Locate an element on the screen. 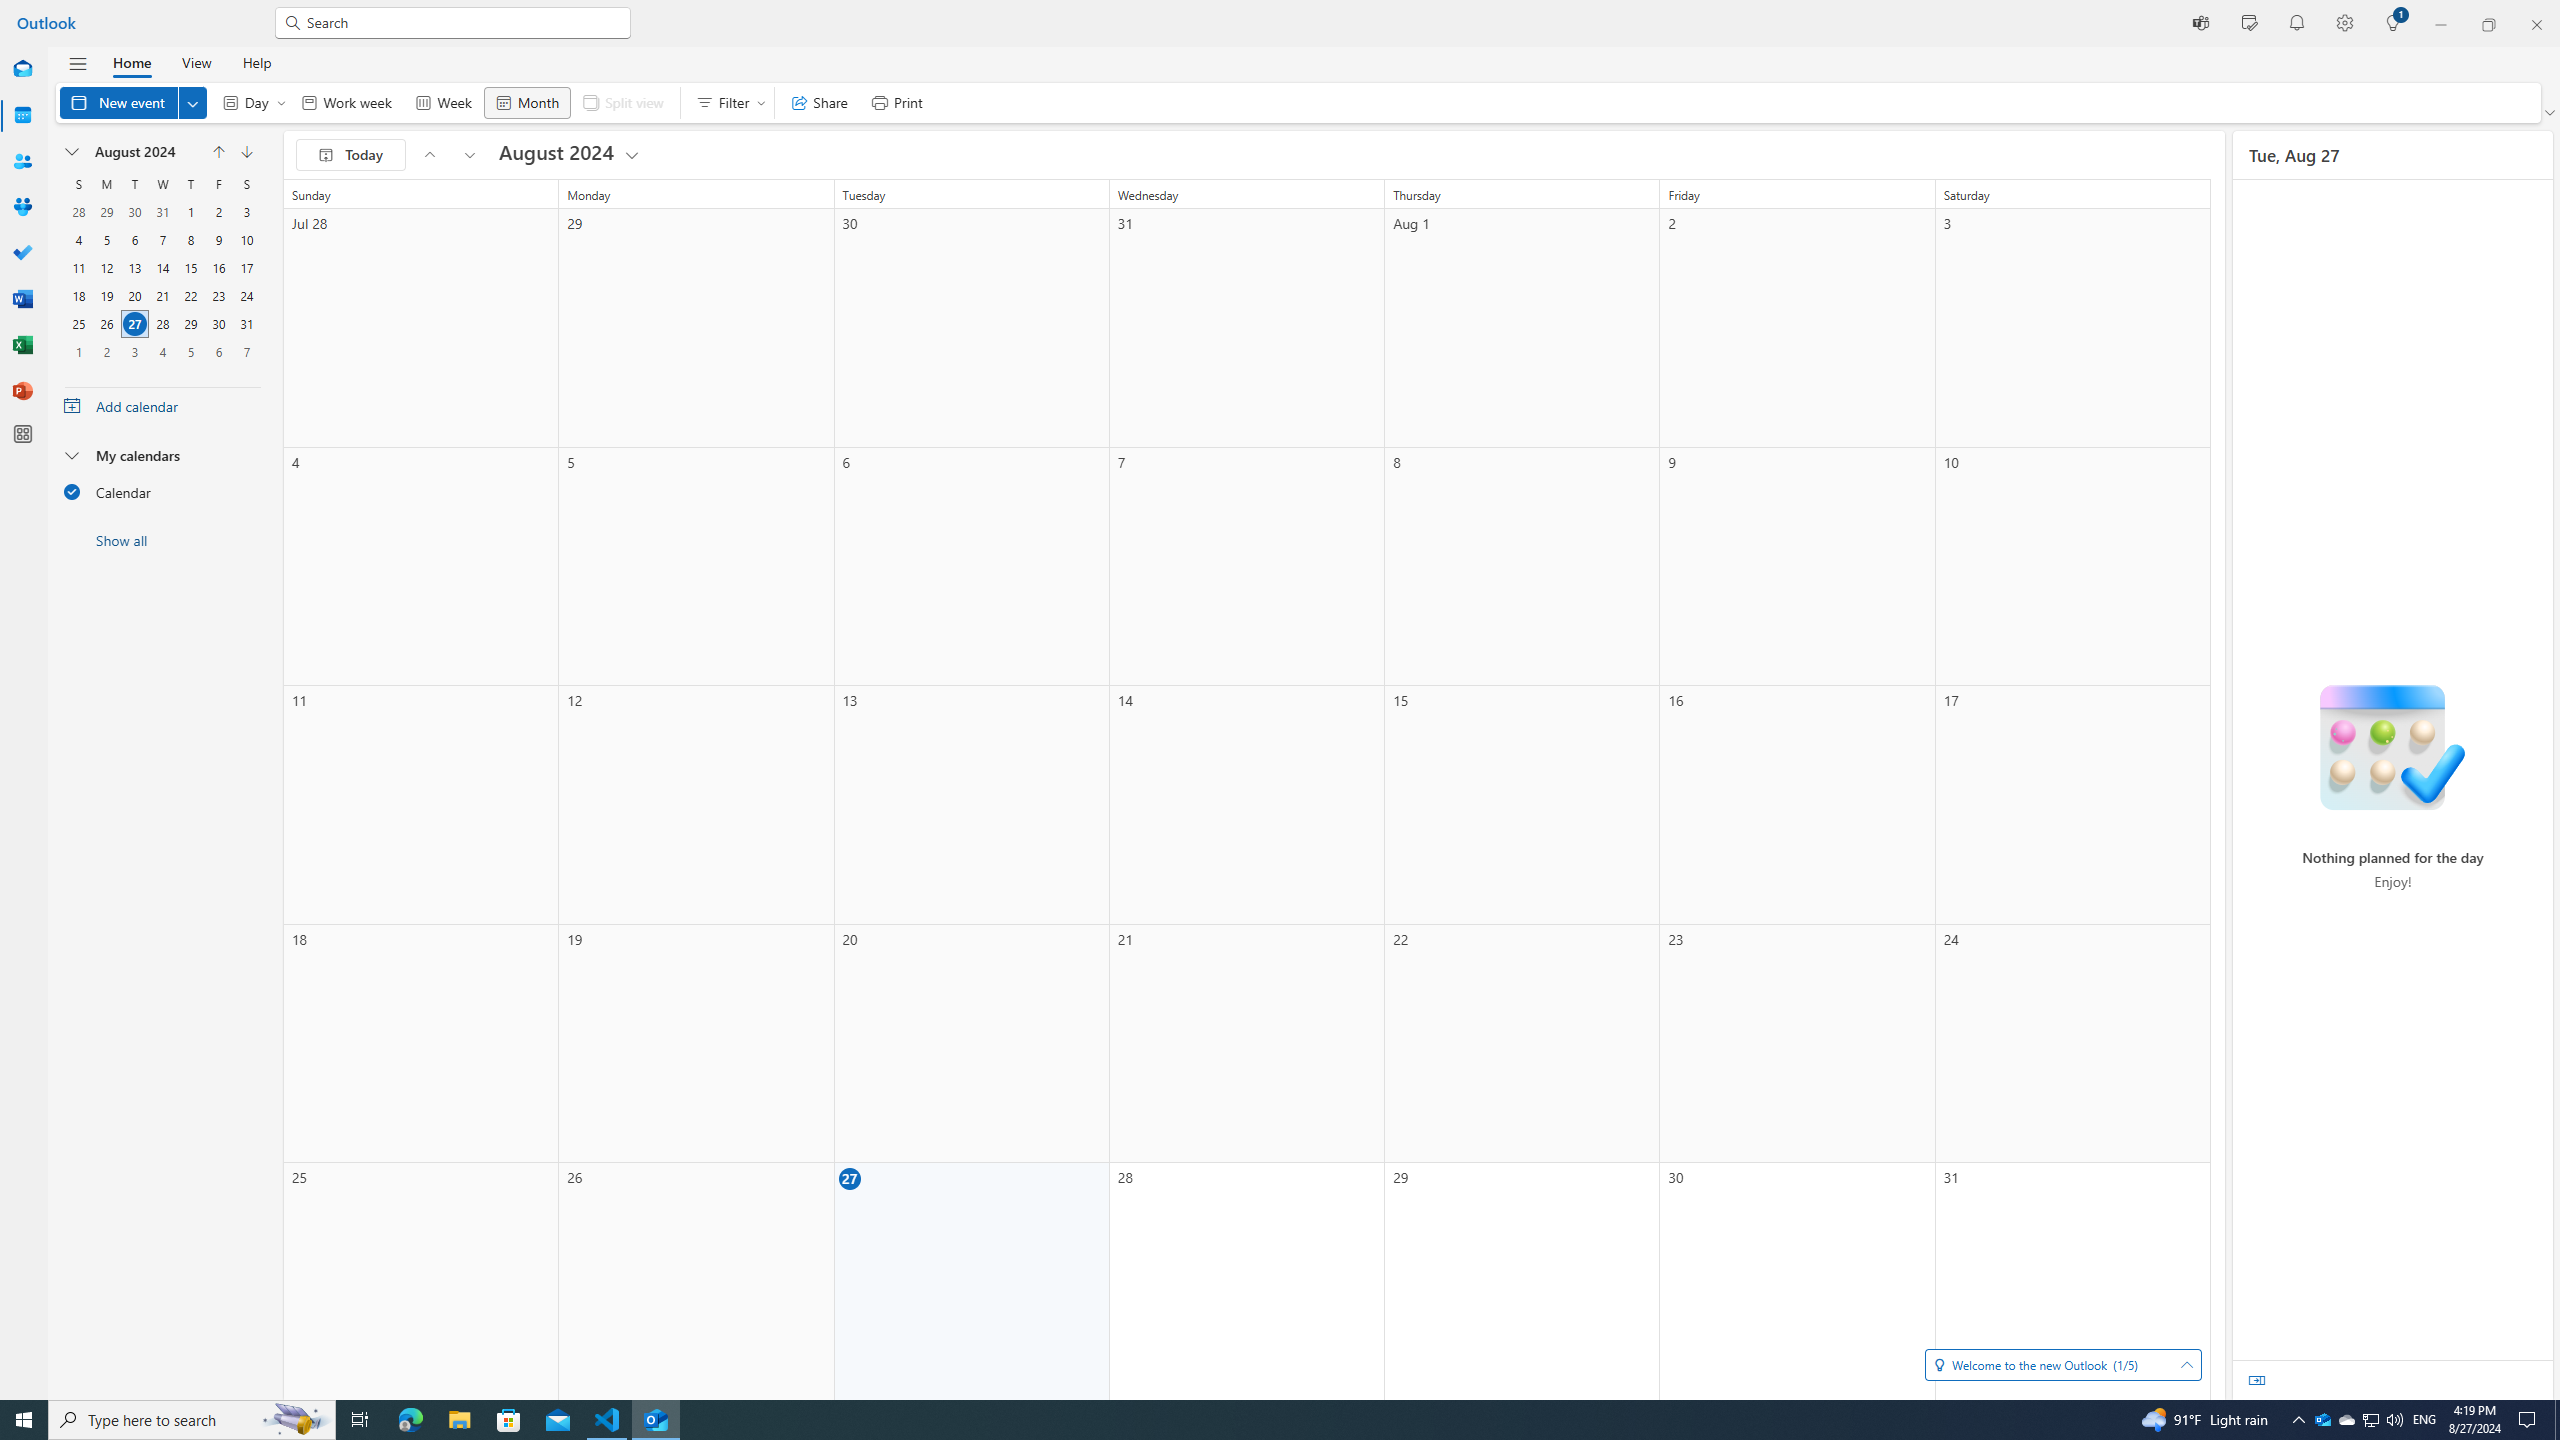  'Visual Studio Code - 1 running window' is located at coordinates (607, 1418).